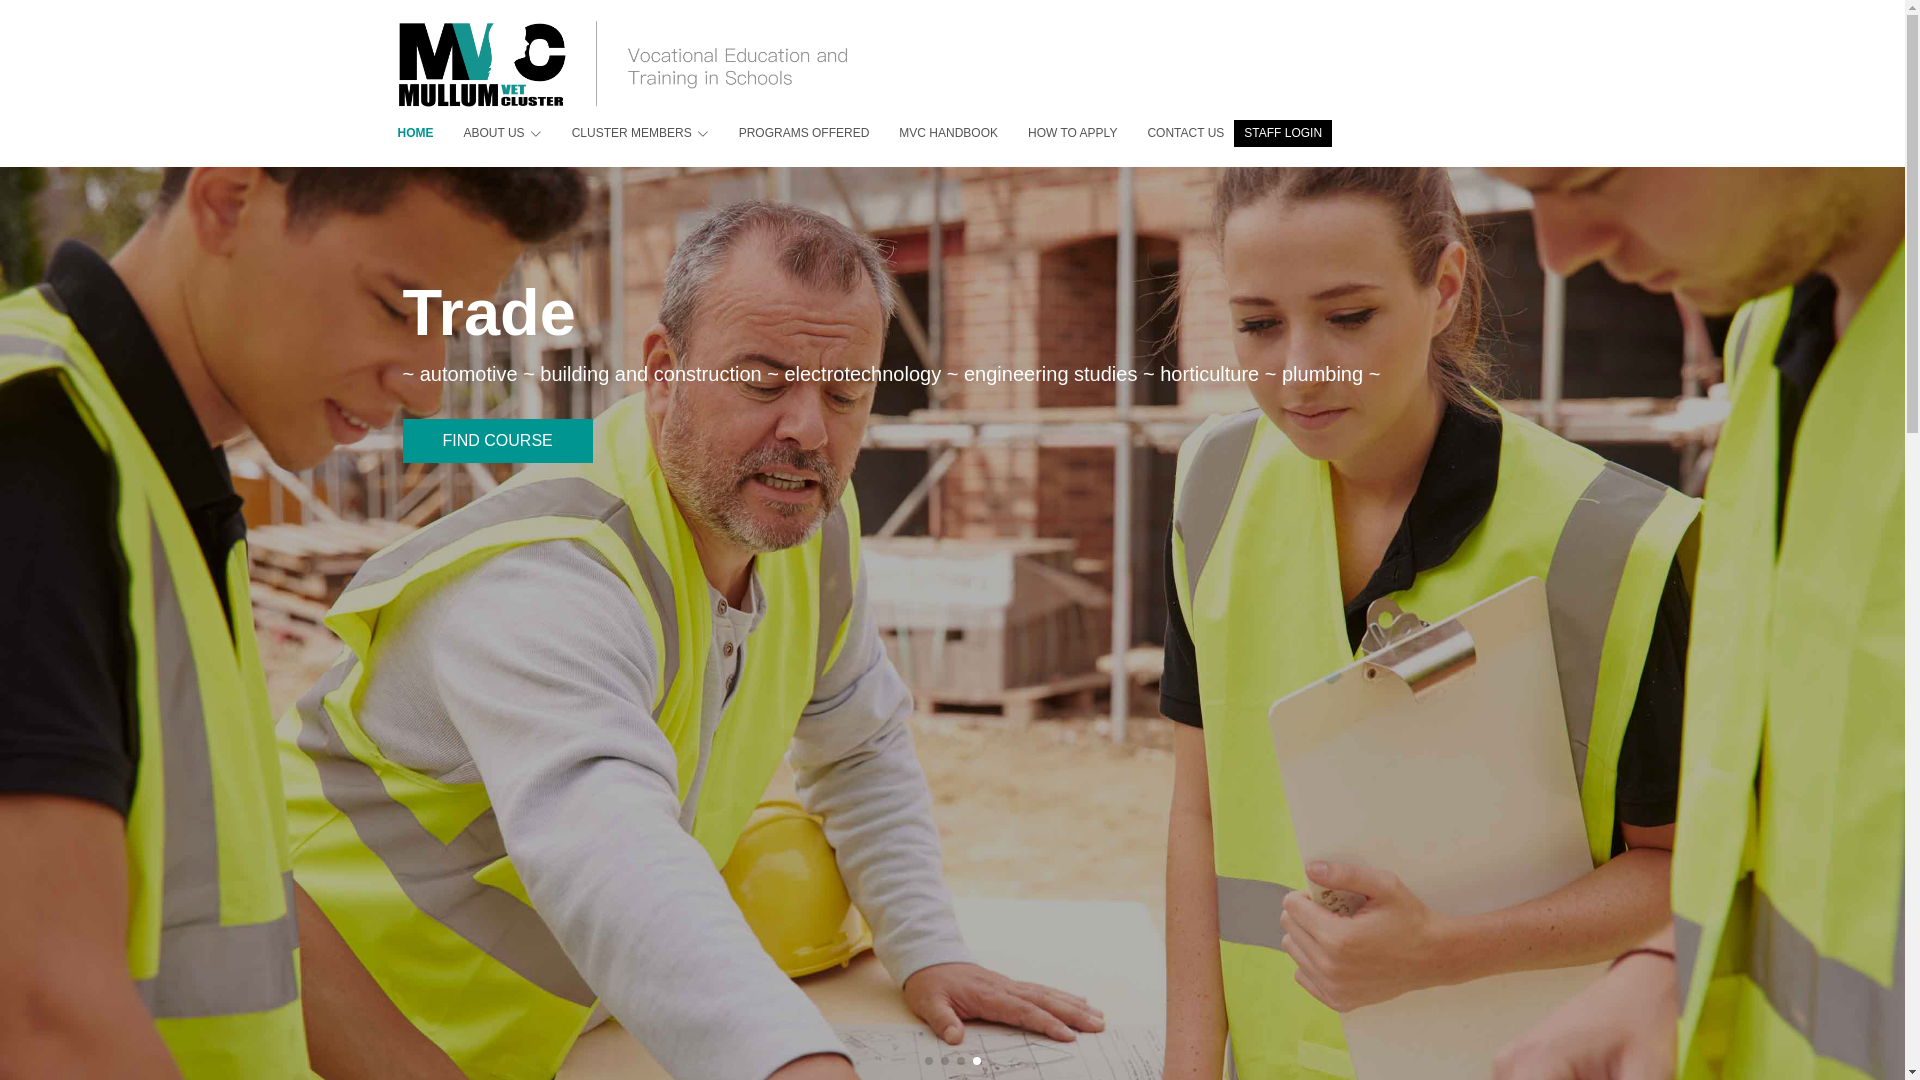  I want to click on 'CLUSTER MEMBERS', so click(624, 133).